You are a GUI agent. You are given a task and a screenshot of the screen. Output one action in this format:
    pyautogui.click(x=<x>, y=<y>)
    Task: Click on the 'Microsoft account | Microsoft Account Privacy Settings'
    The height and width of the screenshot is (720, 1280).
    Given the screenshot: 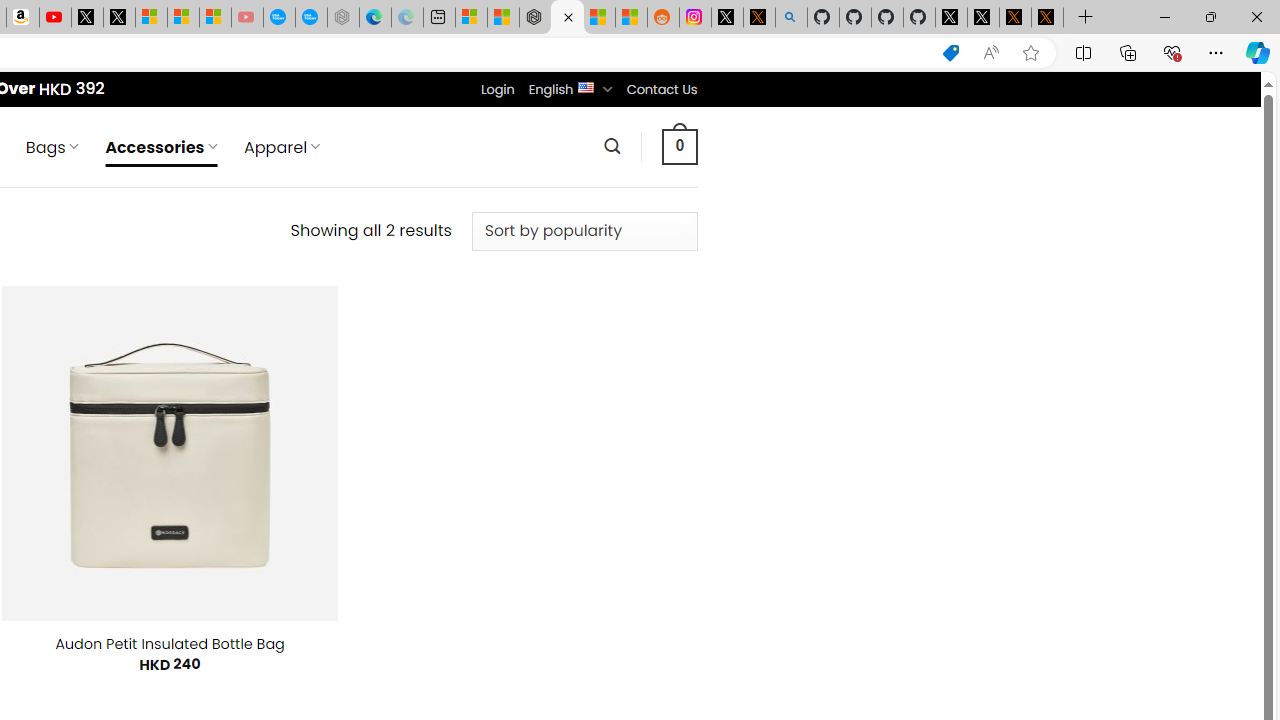 What is the action you would take?
    pyautogui.click(x=470, y=17)
    